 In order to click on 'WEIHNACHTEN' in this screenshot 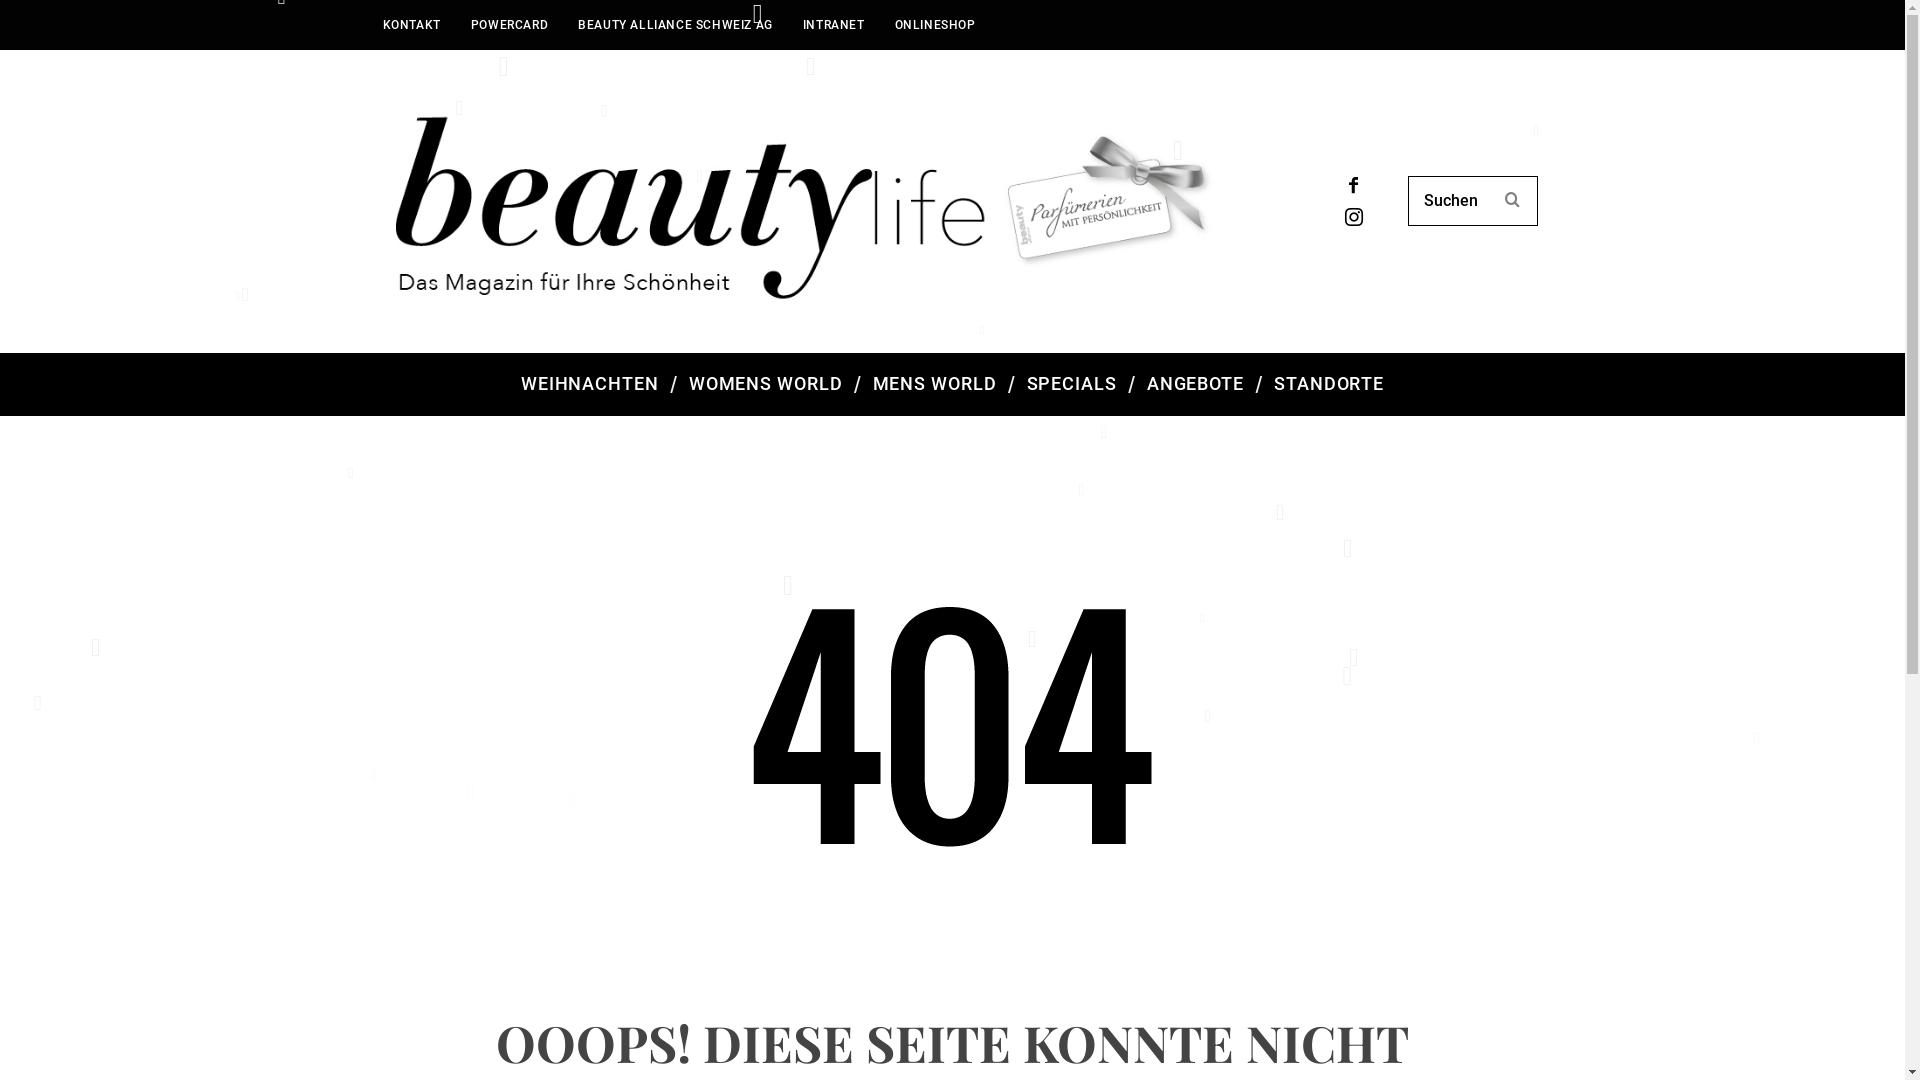, I will do `click(589, 384)`.